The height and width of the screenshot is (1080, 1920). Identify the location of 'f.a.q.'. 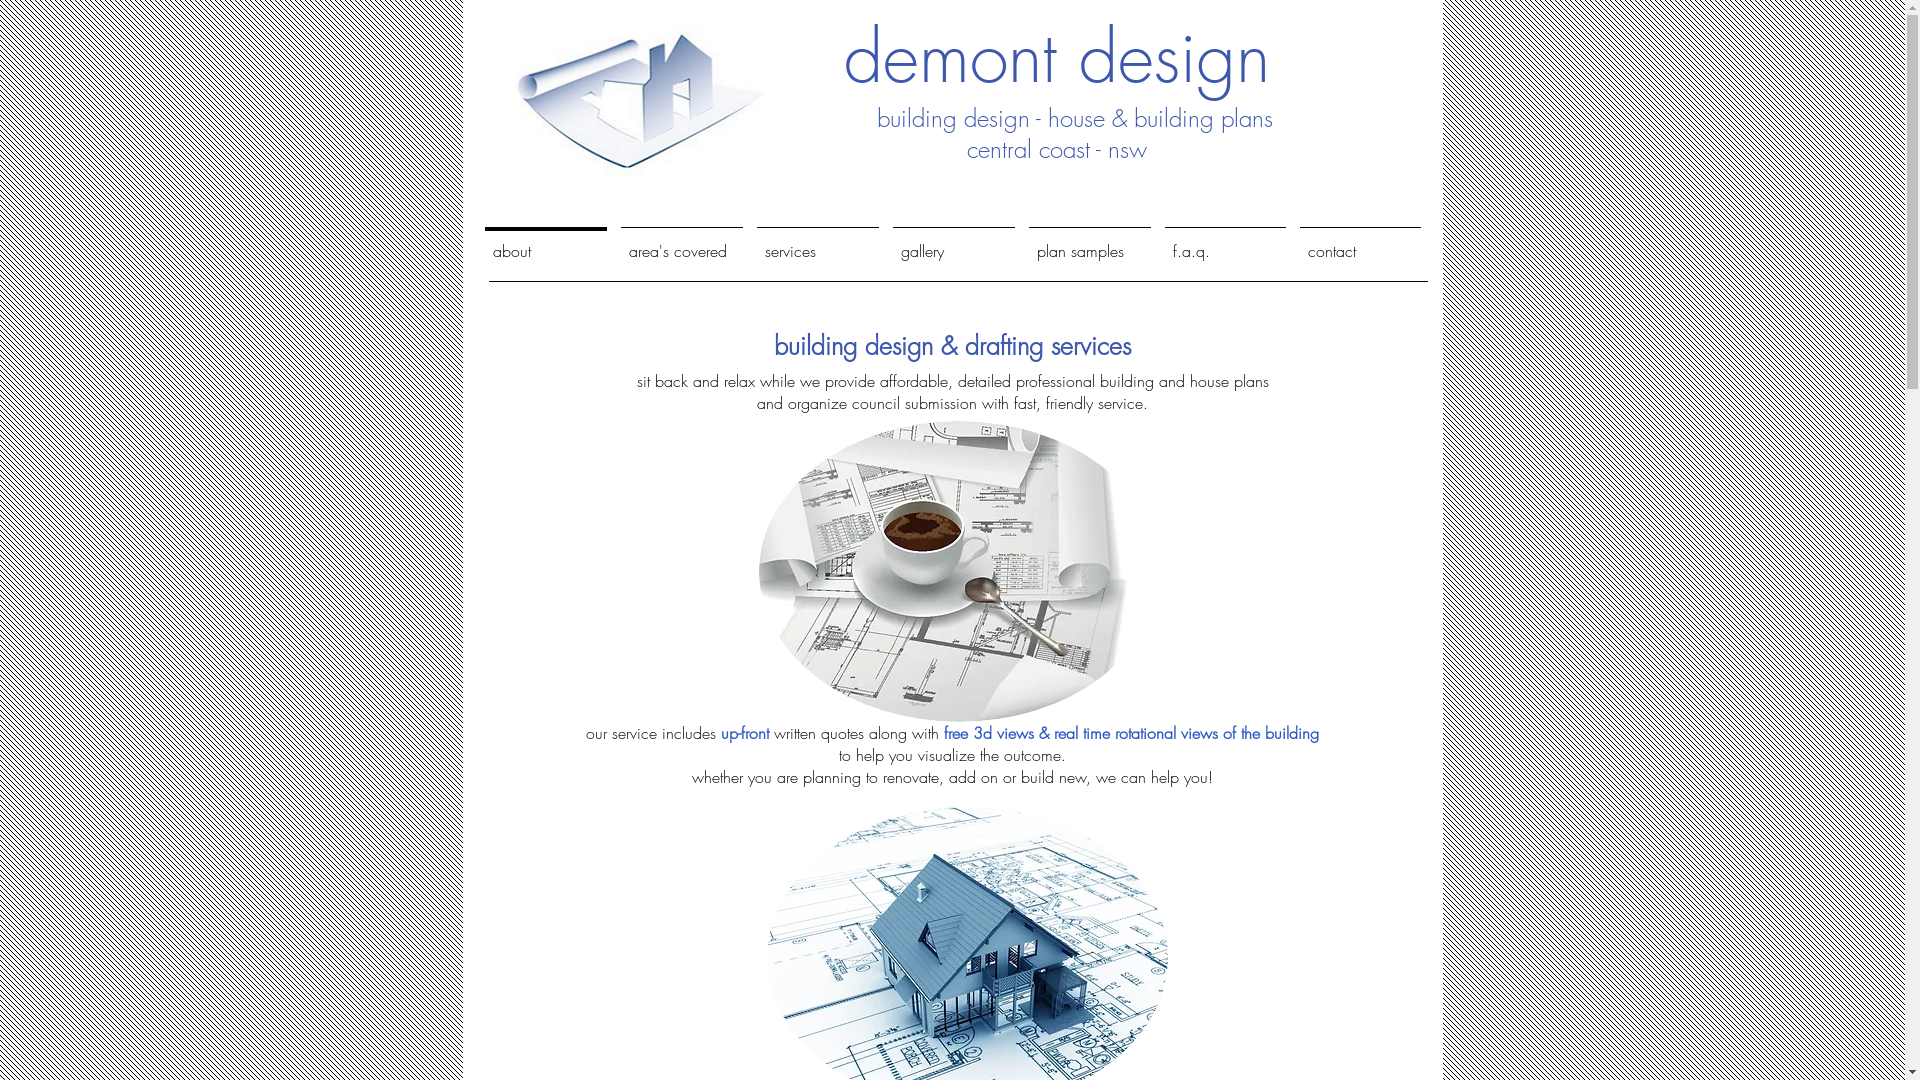
(1157, 241).